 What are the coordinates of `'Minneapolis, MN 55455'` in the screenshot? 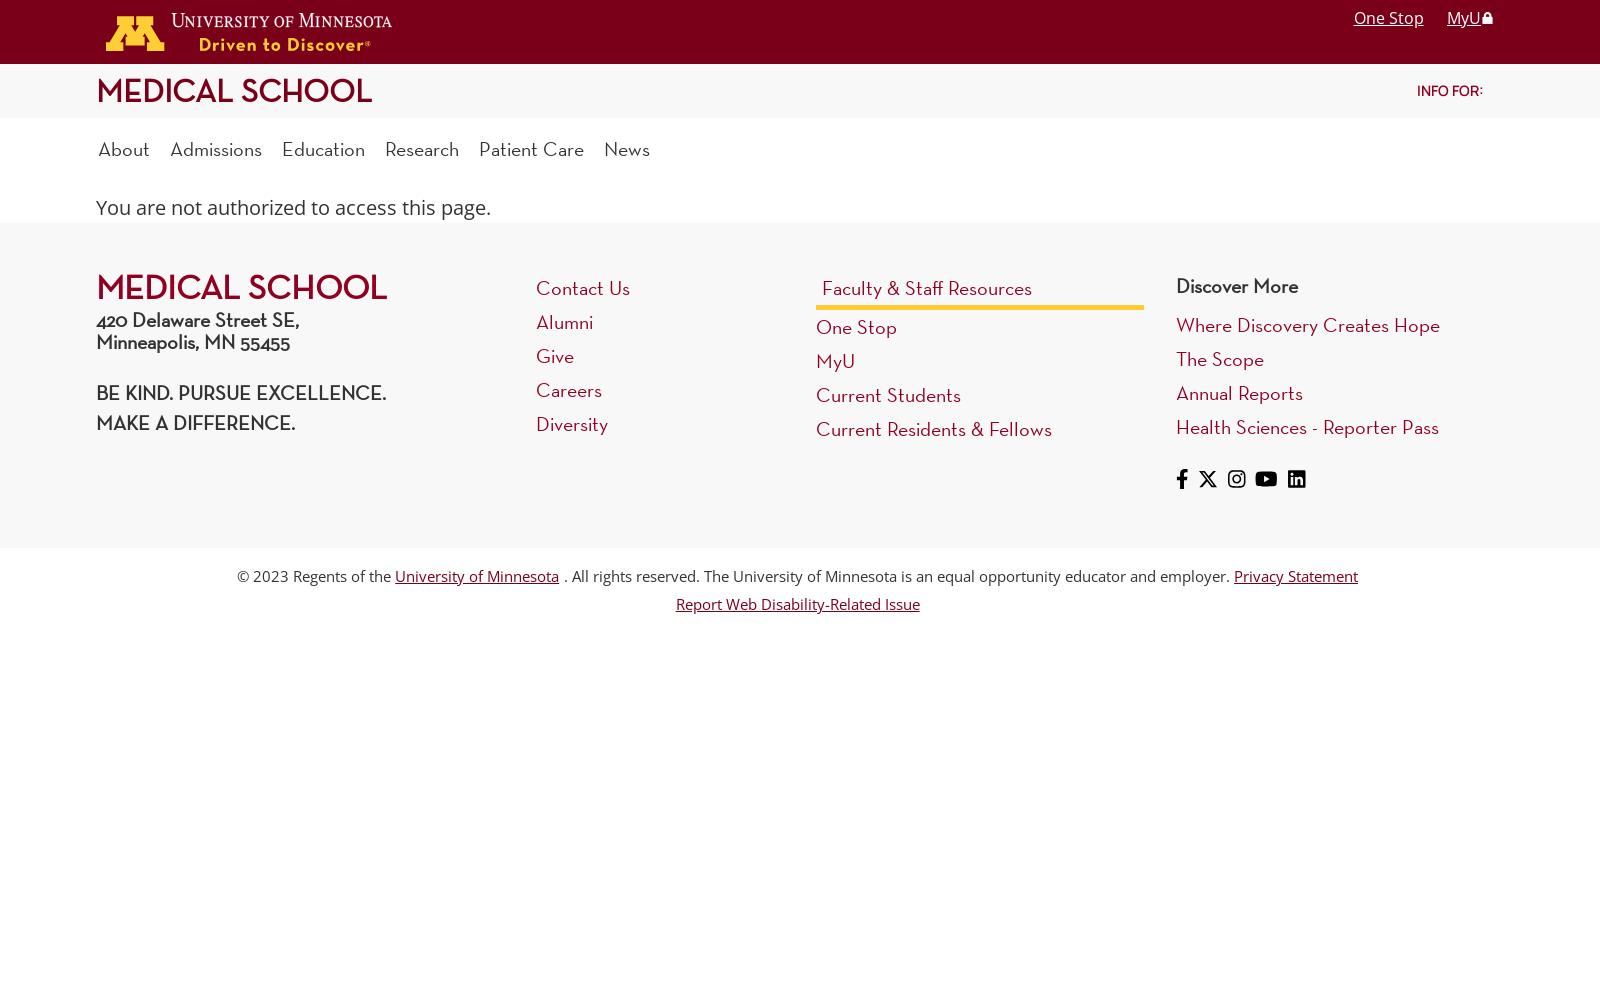 It's located at (191, 341).